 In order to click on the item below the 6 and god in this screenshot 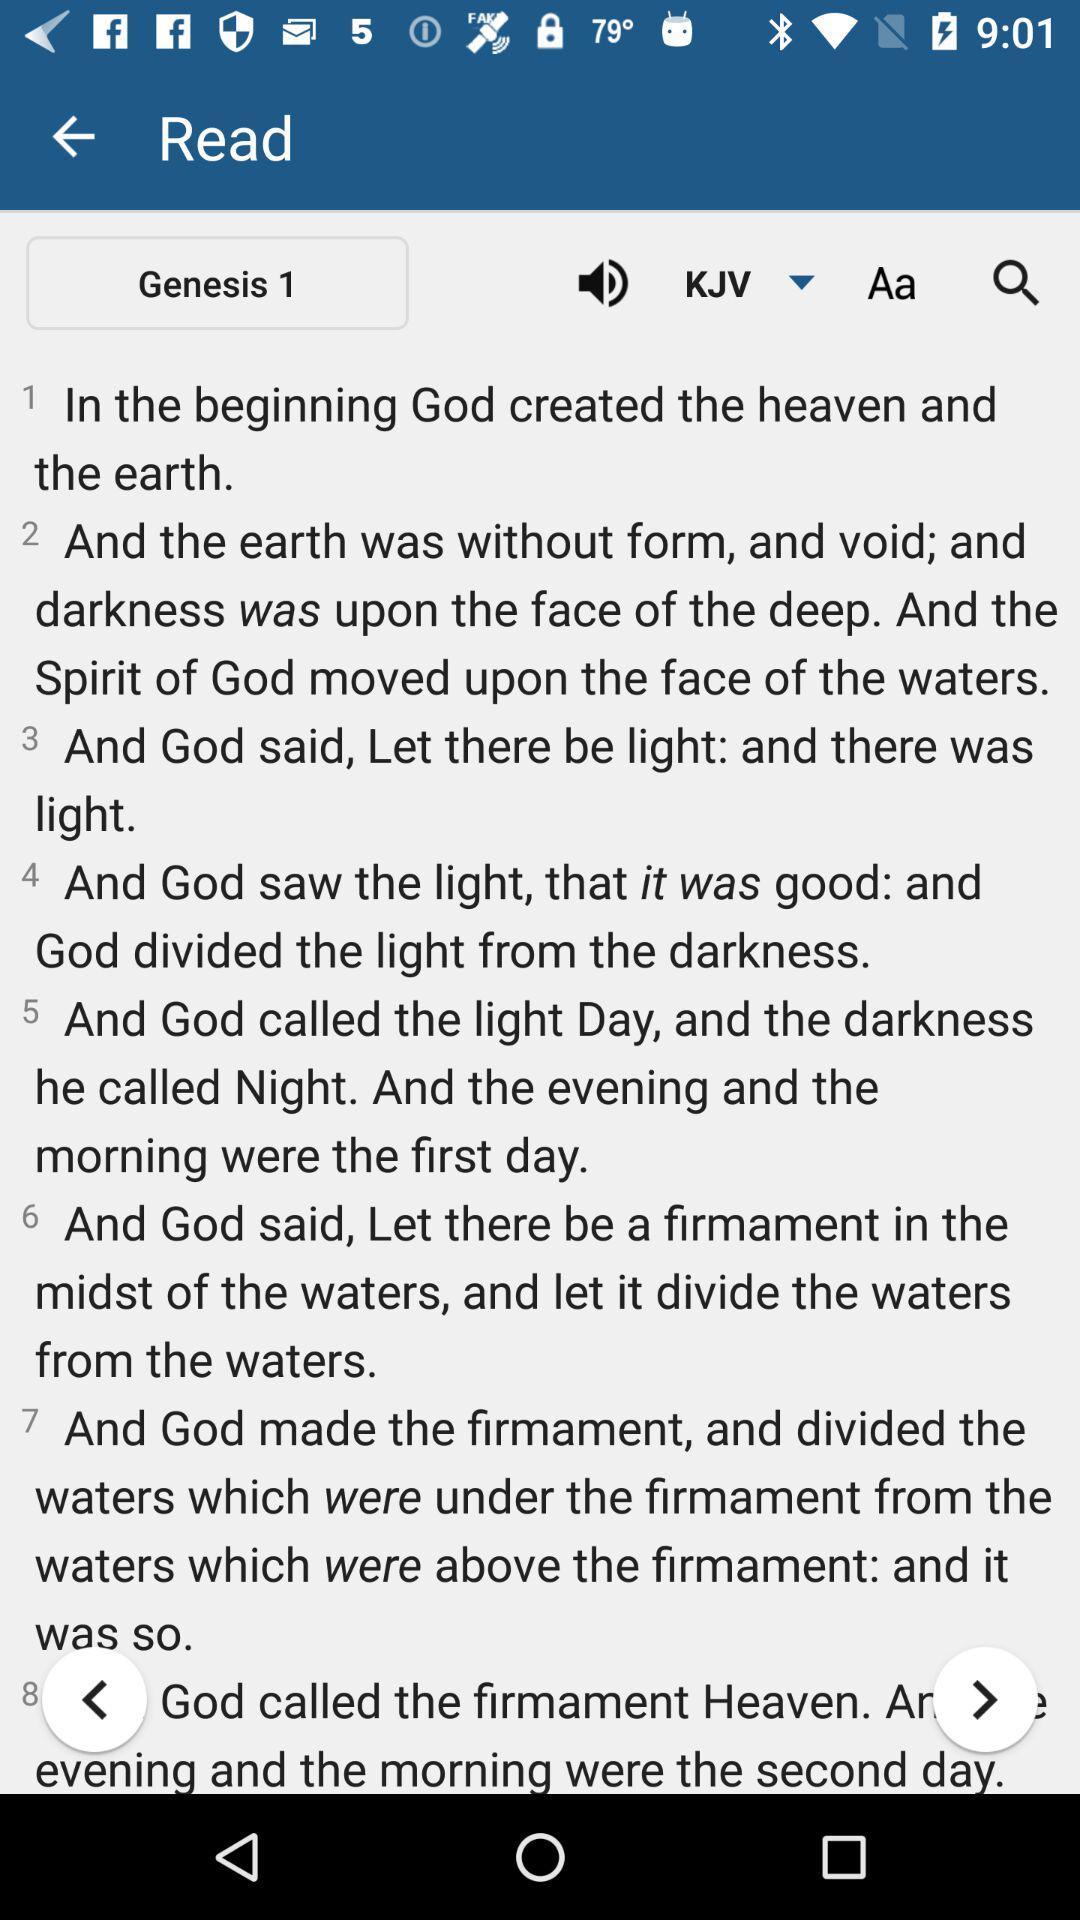, I will do `click(984, 1698)`.